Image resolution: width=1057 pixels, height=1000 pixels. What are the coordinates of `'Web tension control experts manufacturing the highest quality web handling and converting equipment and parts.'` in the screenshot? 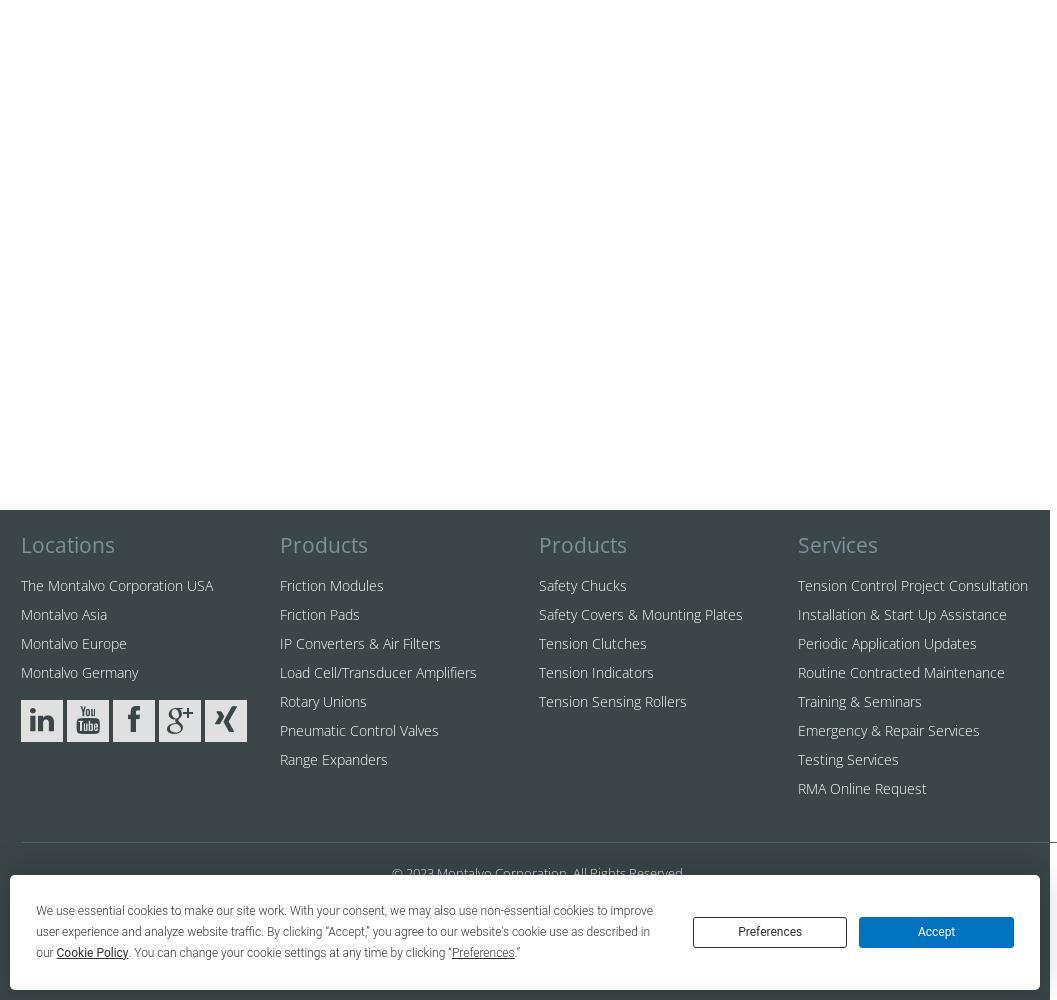 It's located at (537, 956).